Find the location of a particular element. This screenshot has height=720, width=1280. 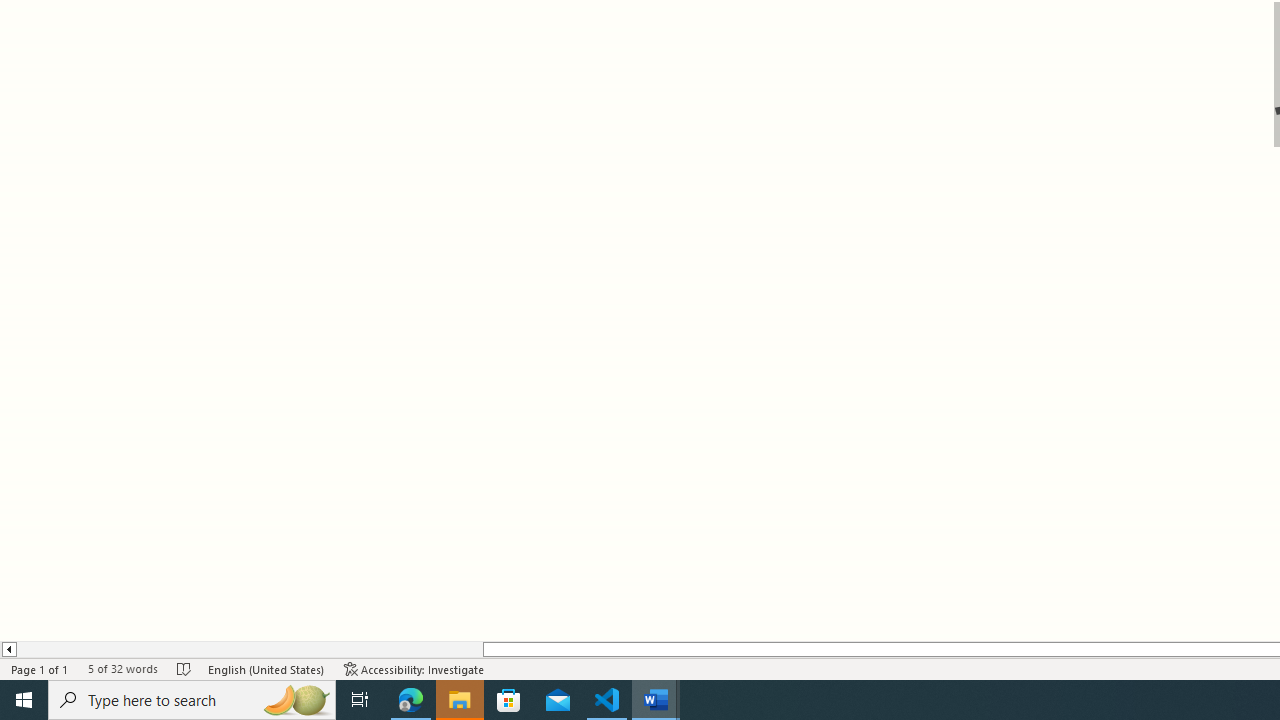

'Page Number Page 1 of 1' is located at coordinates (40, 669).